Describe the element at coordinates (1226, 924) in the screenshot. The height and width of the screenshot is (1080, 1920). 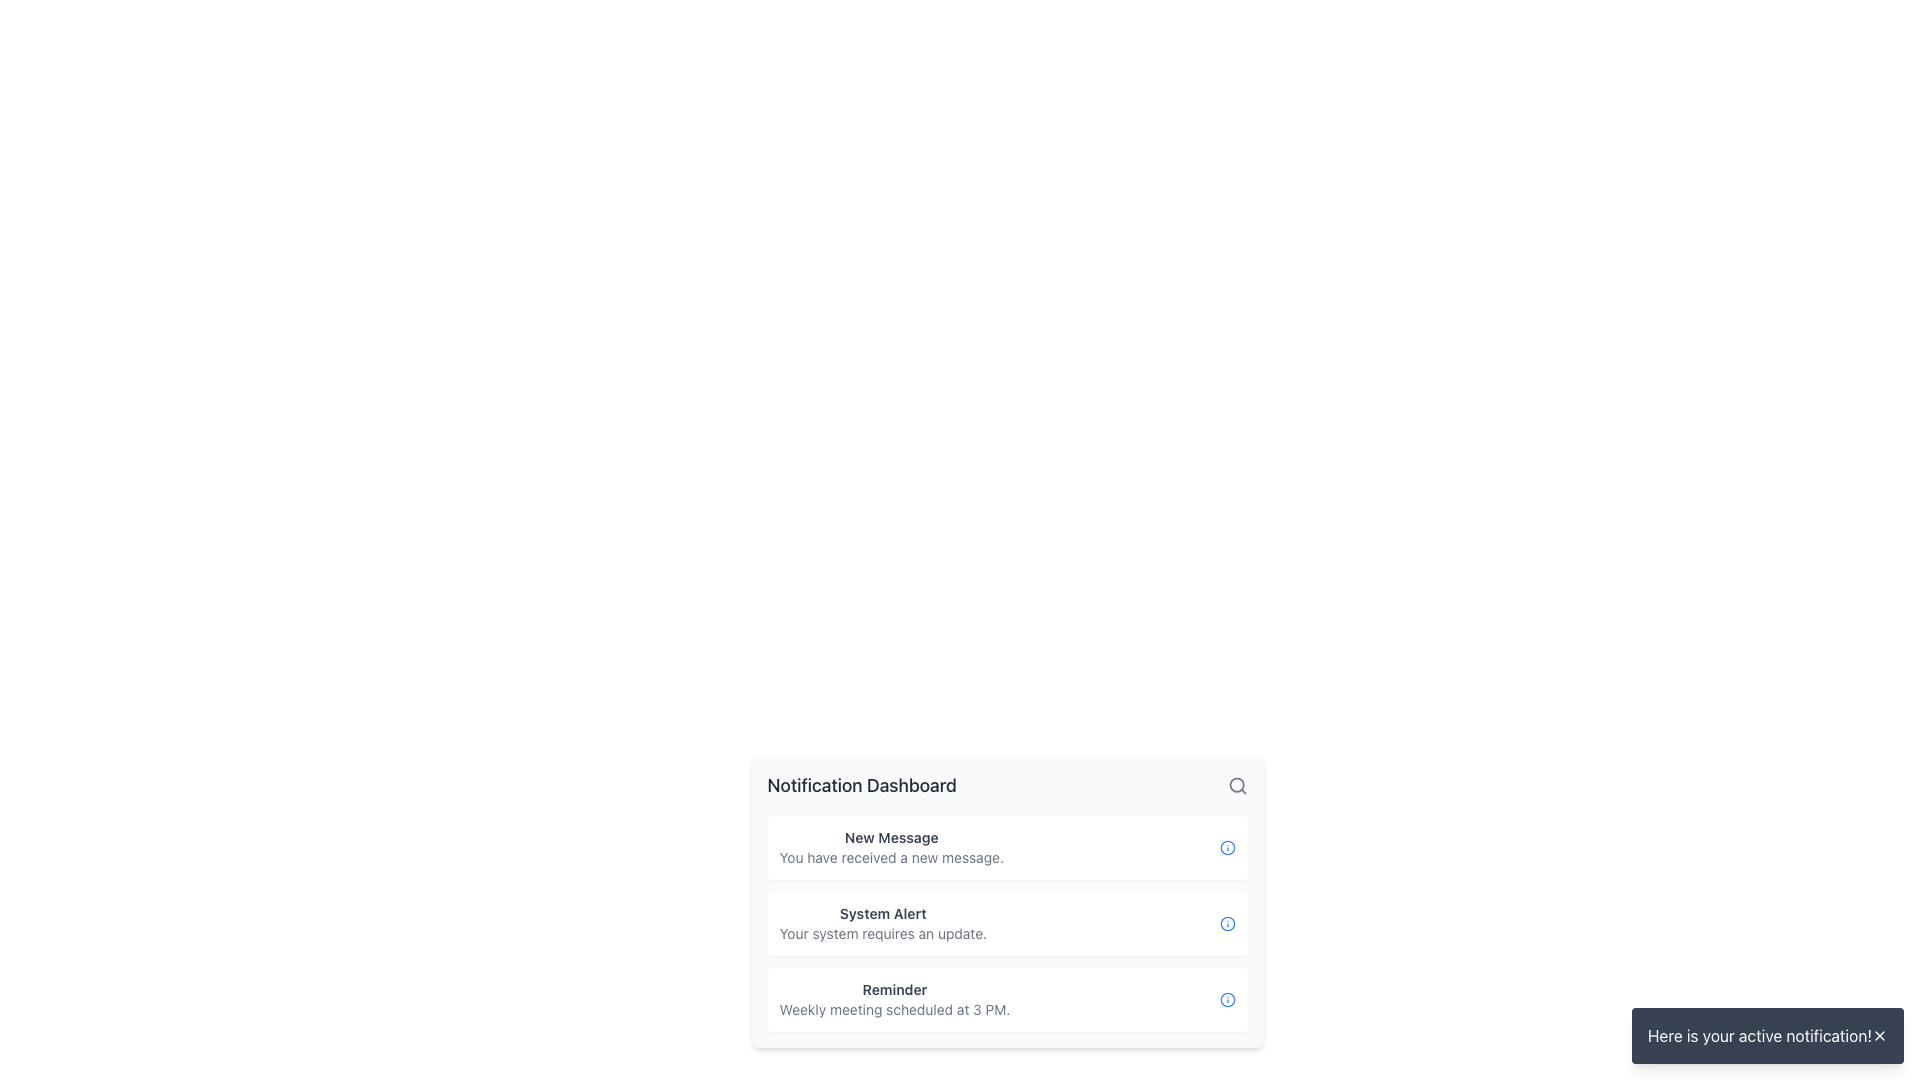
I see `the circular component of the information symbol located at the end of the 'System Alert' notification row in the 'Notification Dashboard'` at that location.